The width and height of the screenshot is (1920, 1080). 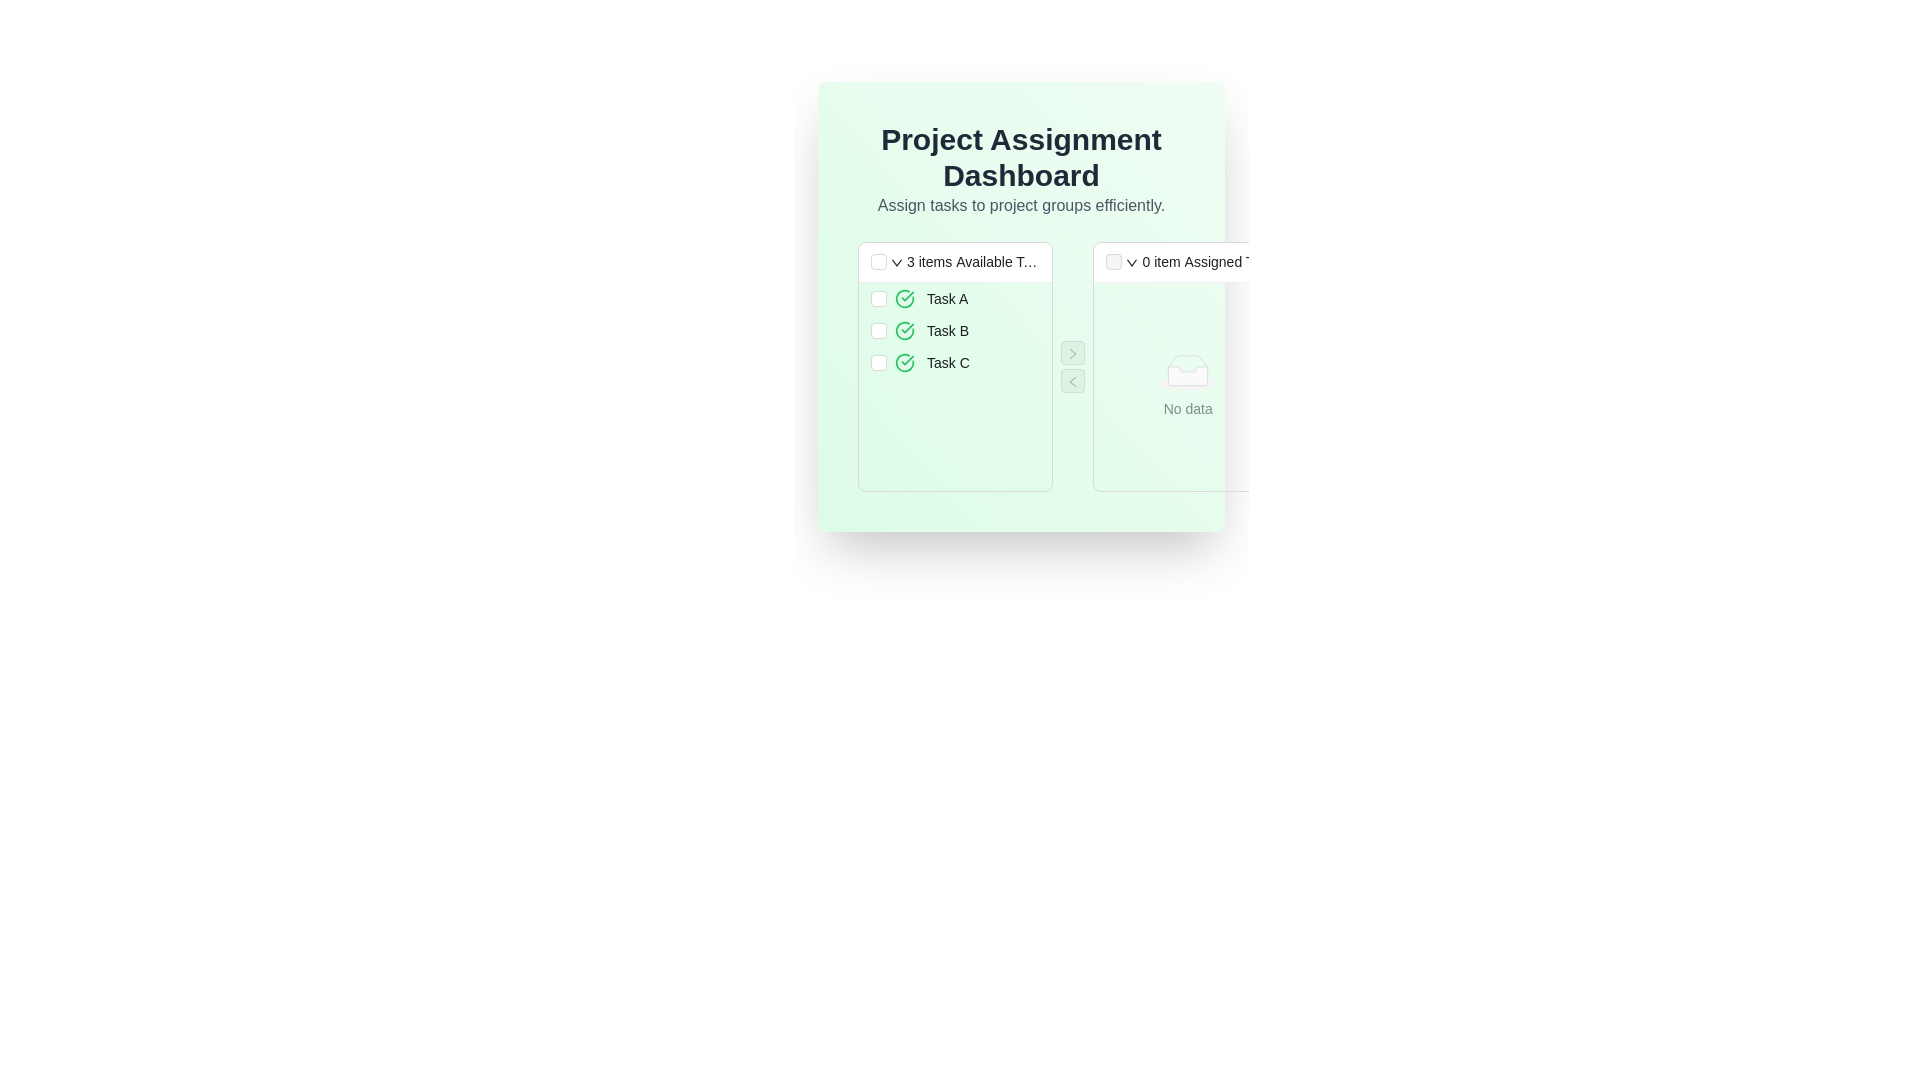 I want to click on the list item labeled 'Task C' within the 'Available Tasks' section, so click(x=967, y=362).